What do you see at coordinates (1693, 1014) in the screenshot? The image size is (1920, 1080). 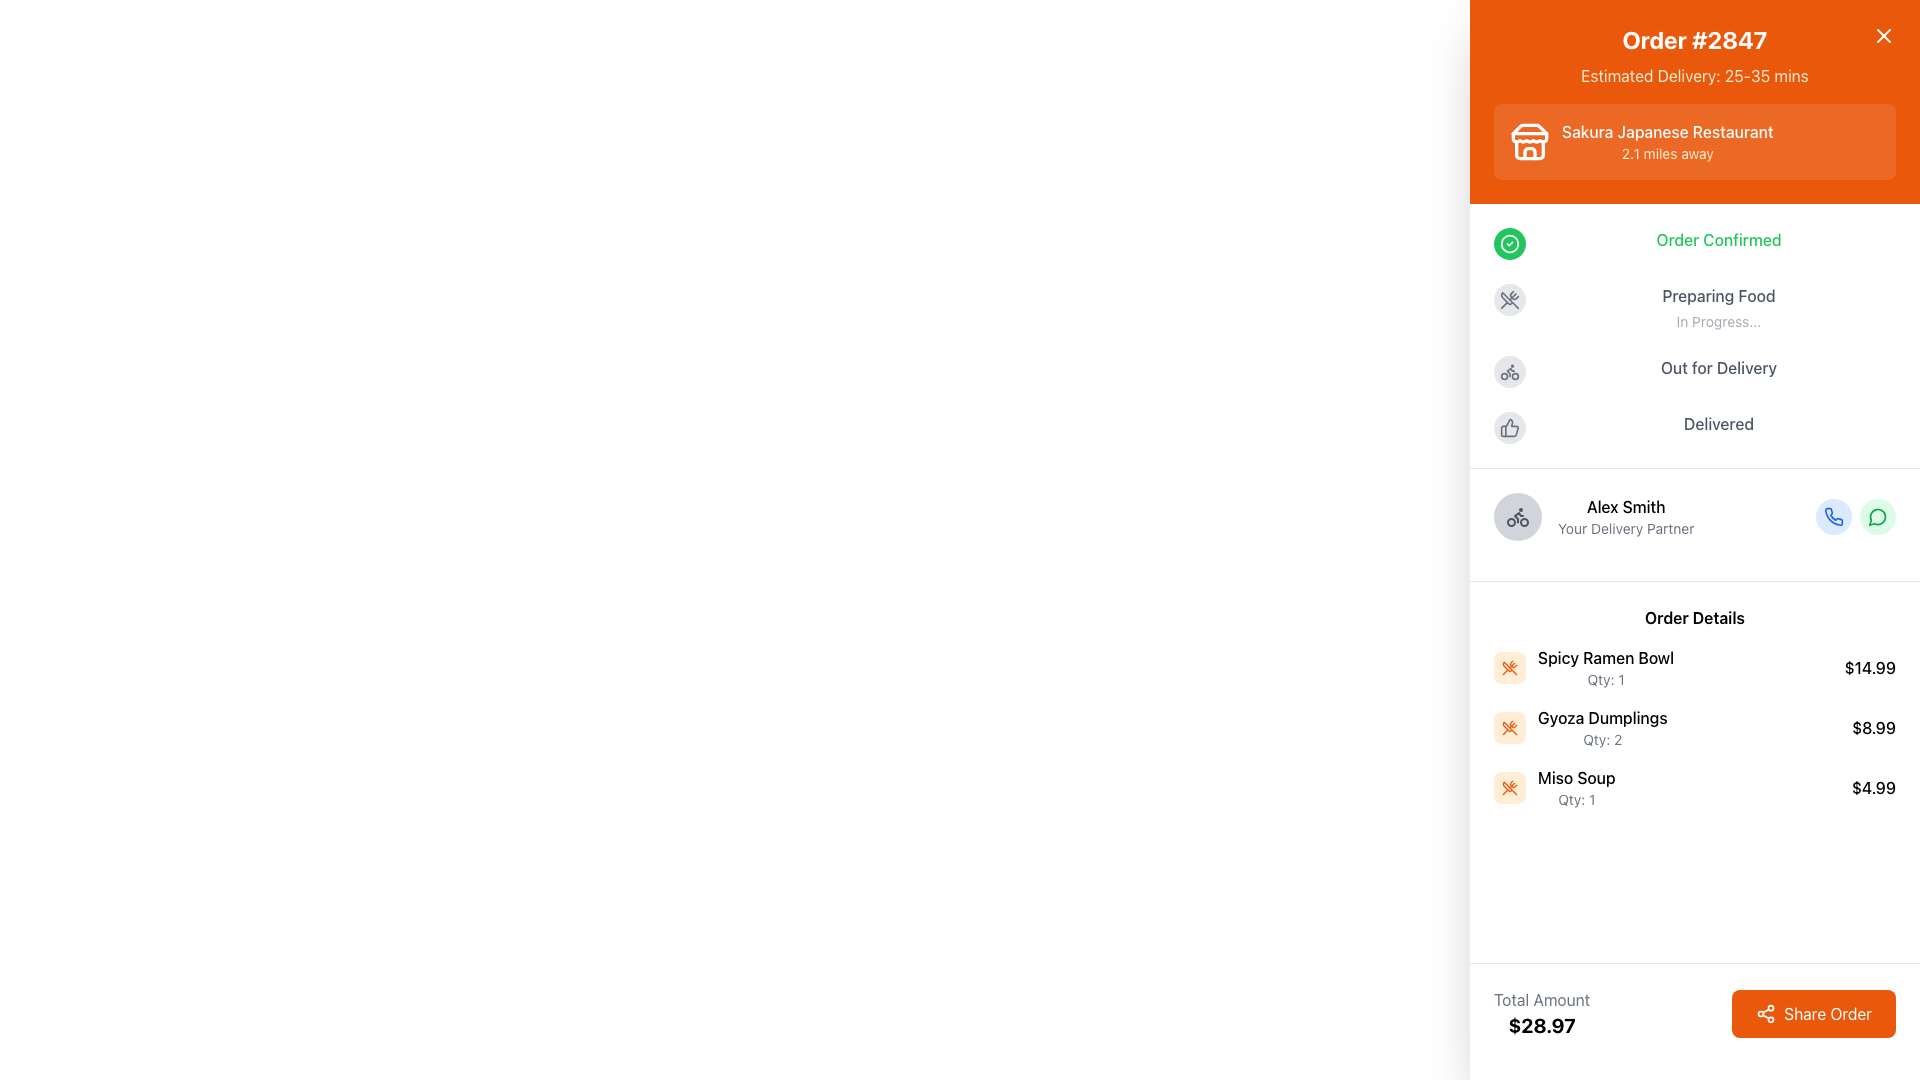 I see `'Total Amount' displayed in the Composite UI component located at the bottom-right corner of the interface` at bounding box center [1693, 1014].